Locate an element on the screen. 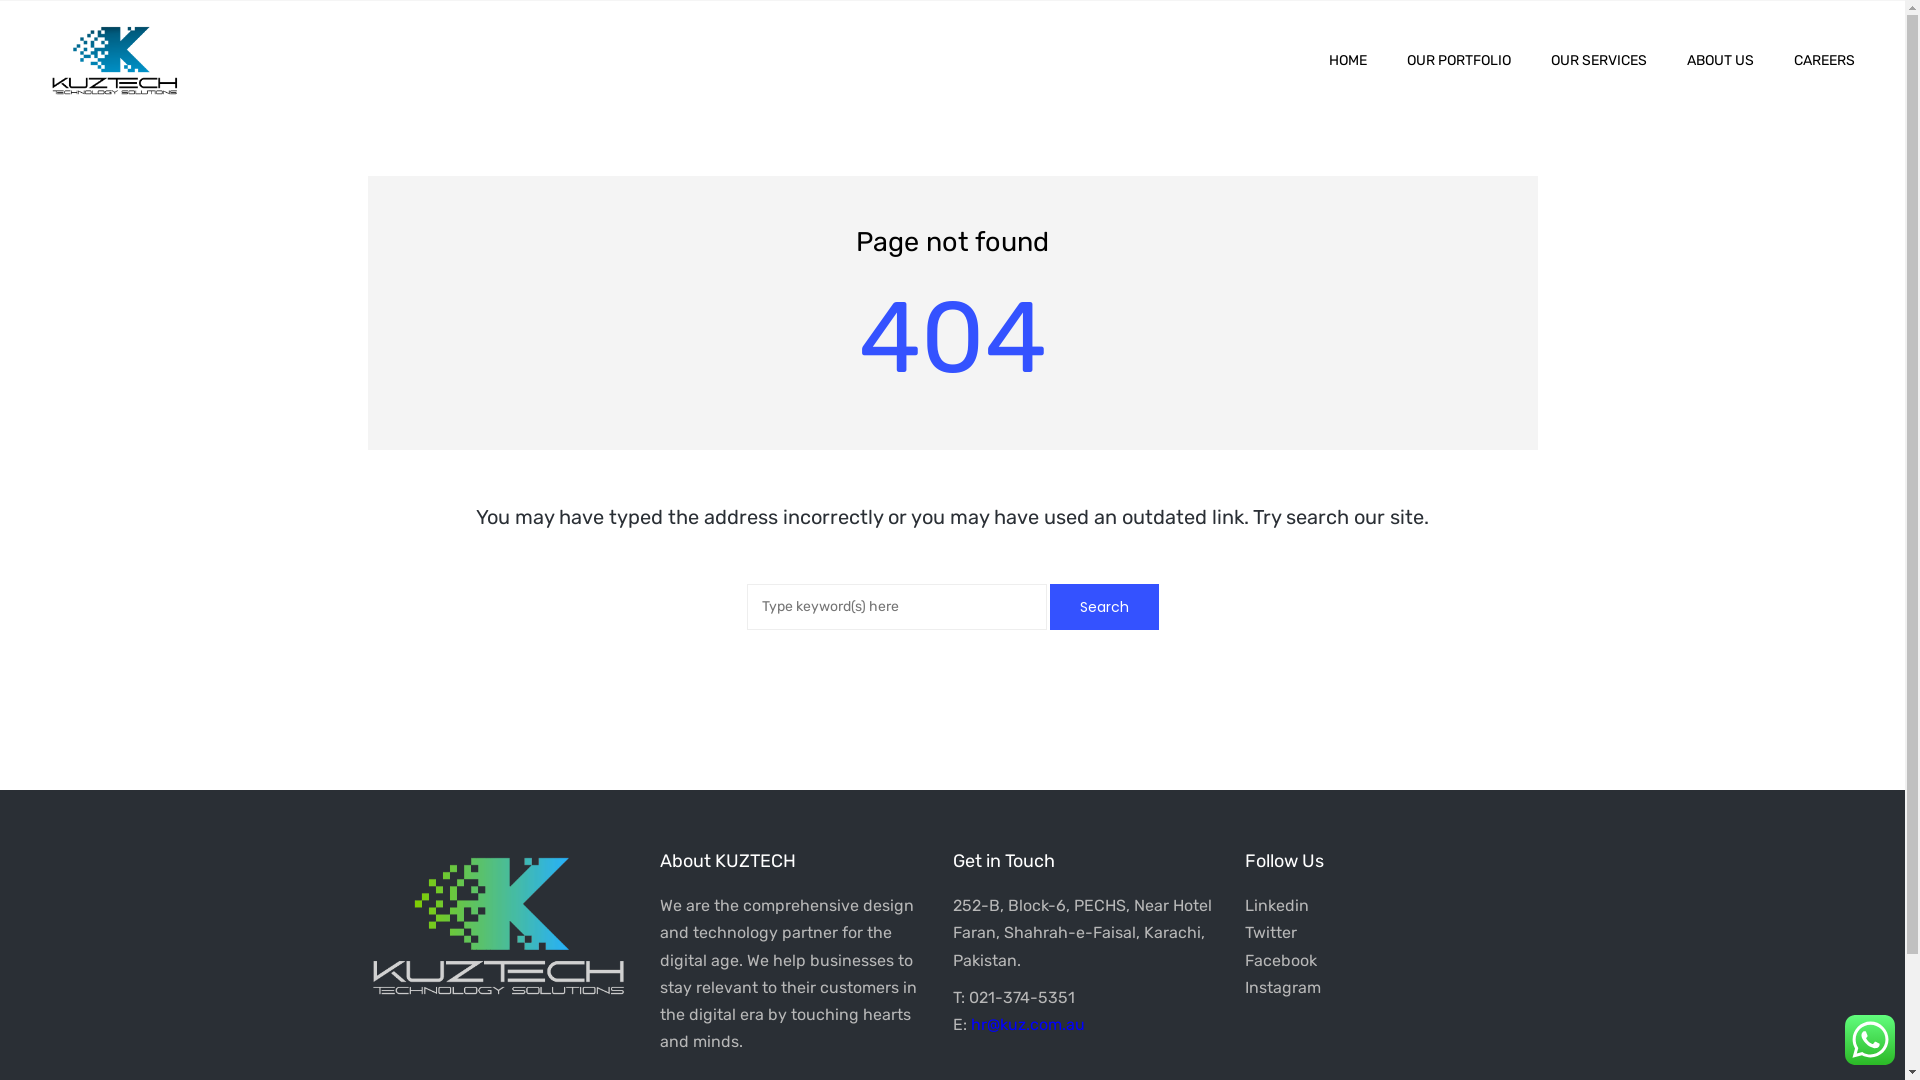  'HOME' is located at coordinates (1348, 60).